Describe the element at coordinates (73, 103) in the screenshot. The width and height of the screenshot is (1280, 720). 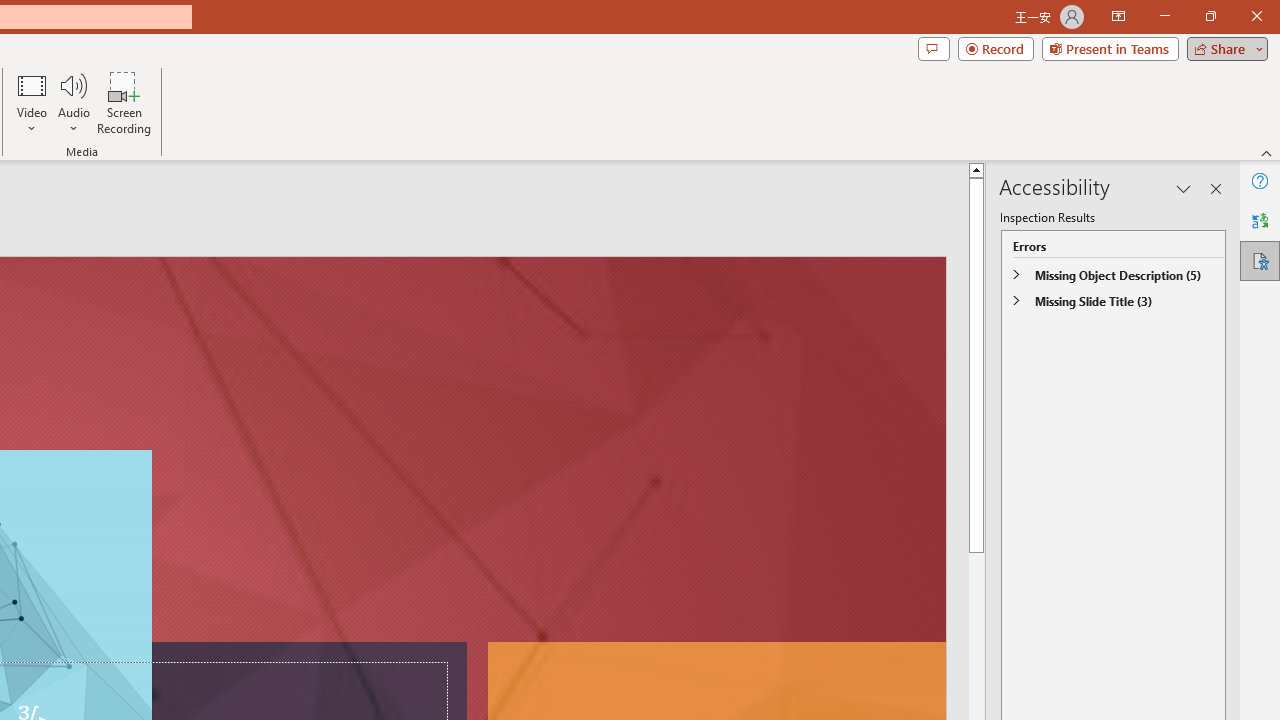
I see `'Audio'` at that location.